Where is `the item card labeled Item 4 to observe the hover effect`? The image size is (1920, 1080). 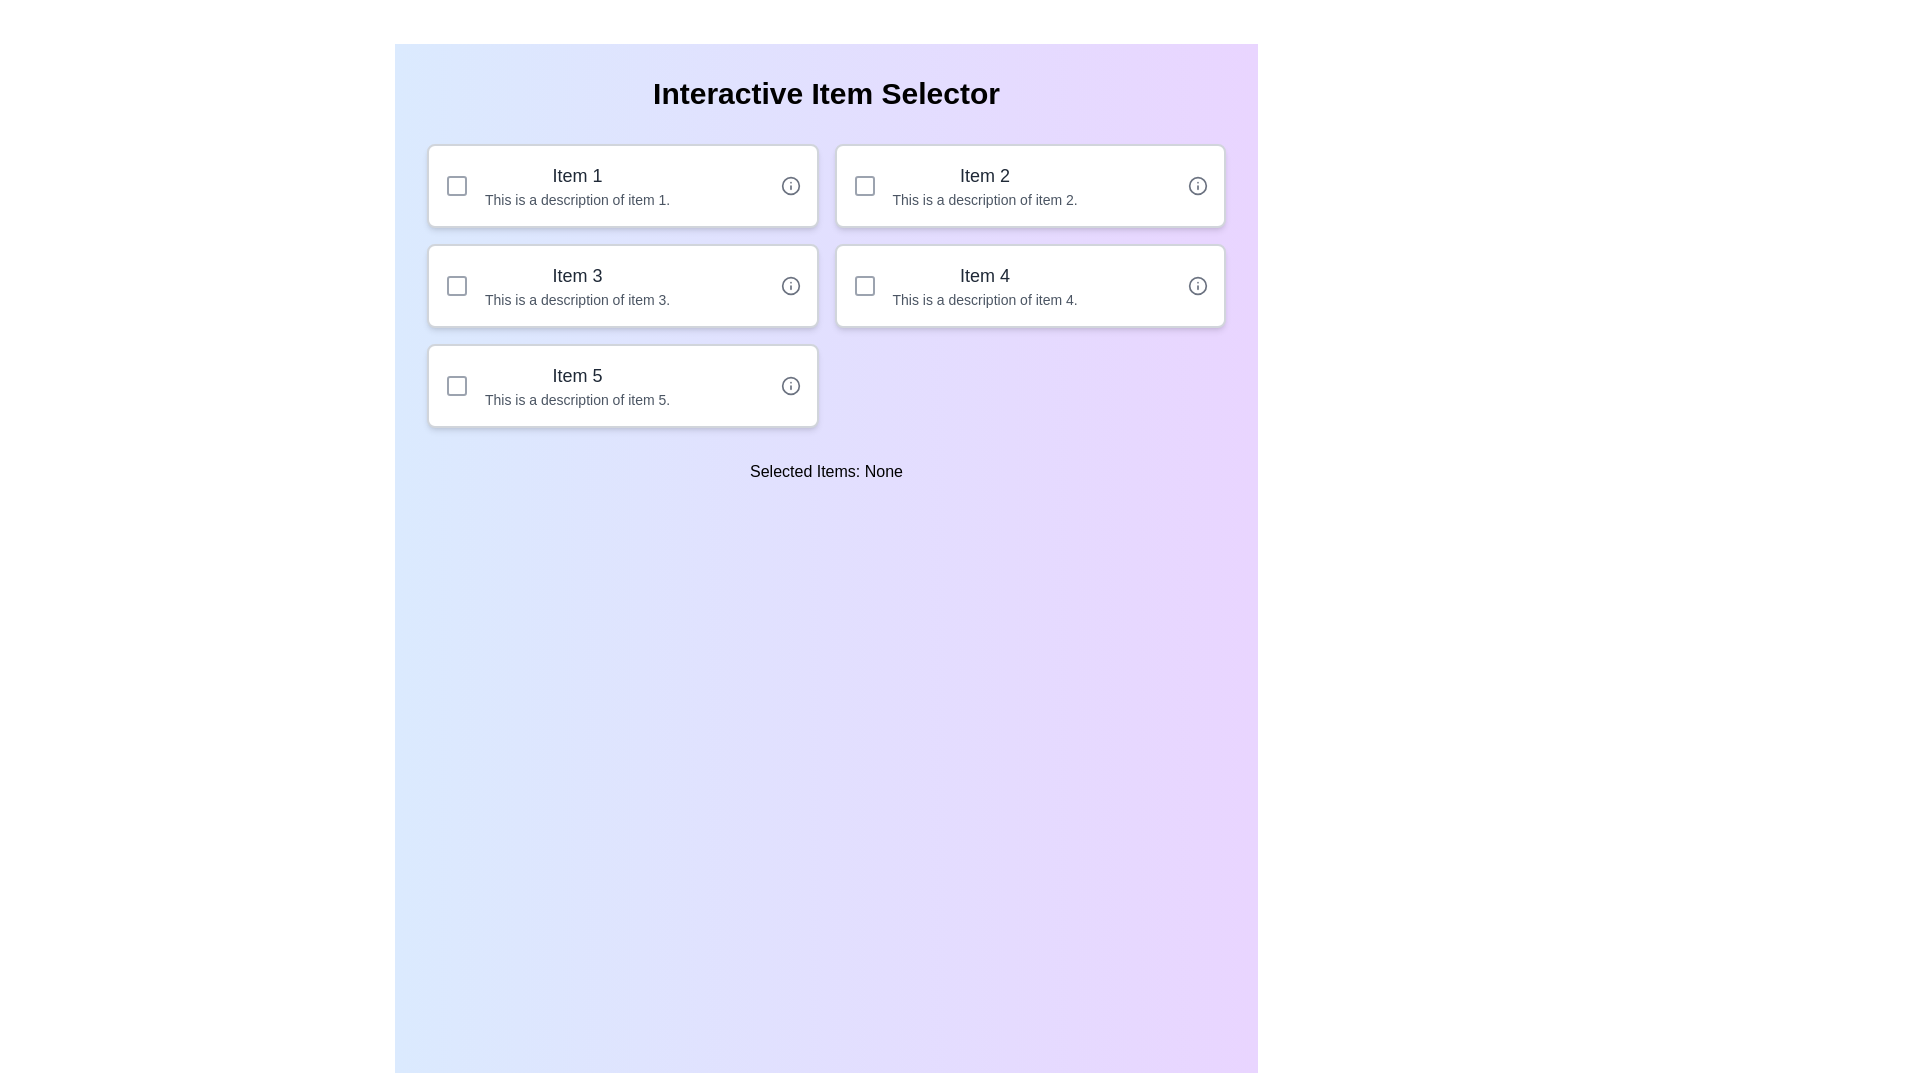 the item card labeled Item 4 to observe the hover effect is located at coordinates (1030, 285).